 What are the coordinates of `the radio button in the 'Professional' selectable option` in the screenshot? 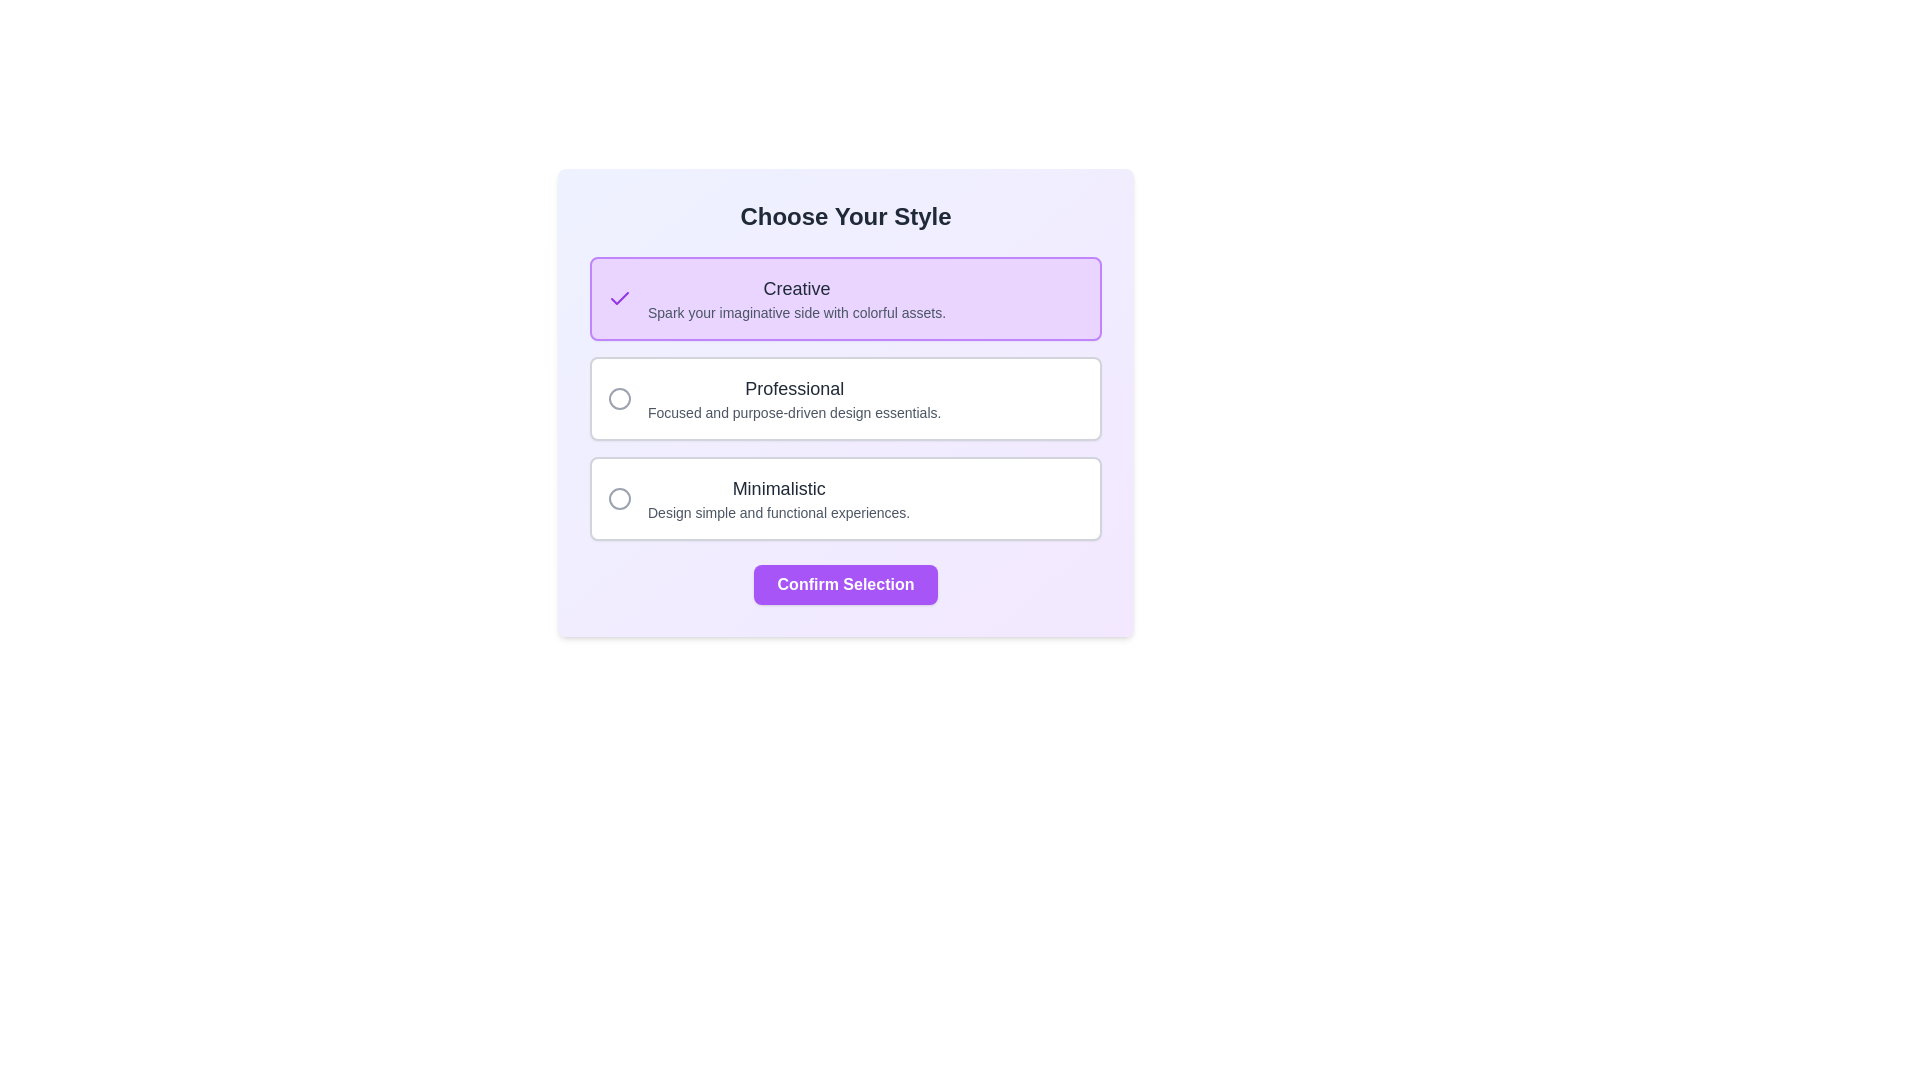 It's located at (845, 398).